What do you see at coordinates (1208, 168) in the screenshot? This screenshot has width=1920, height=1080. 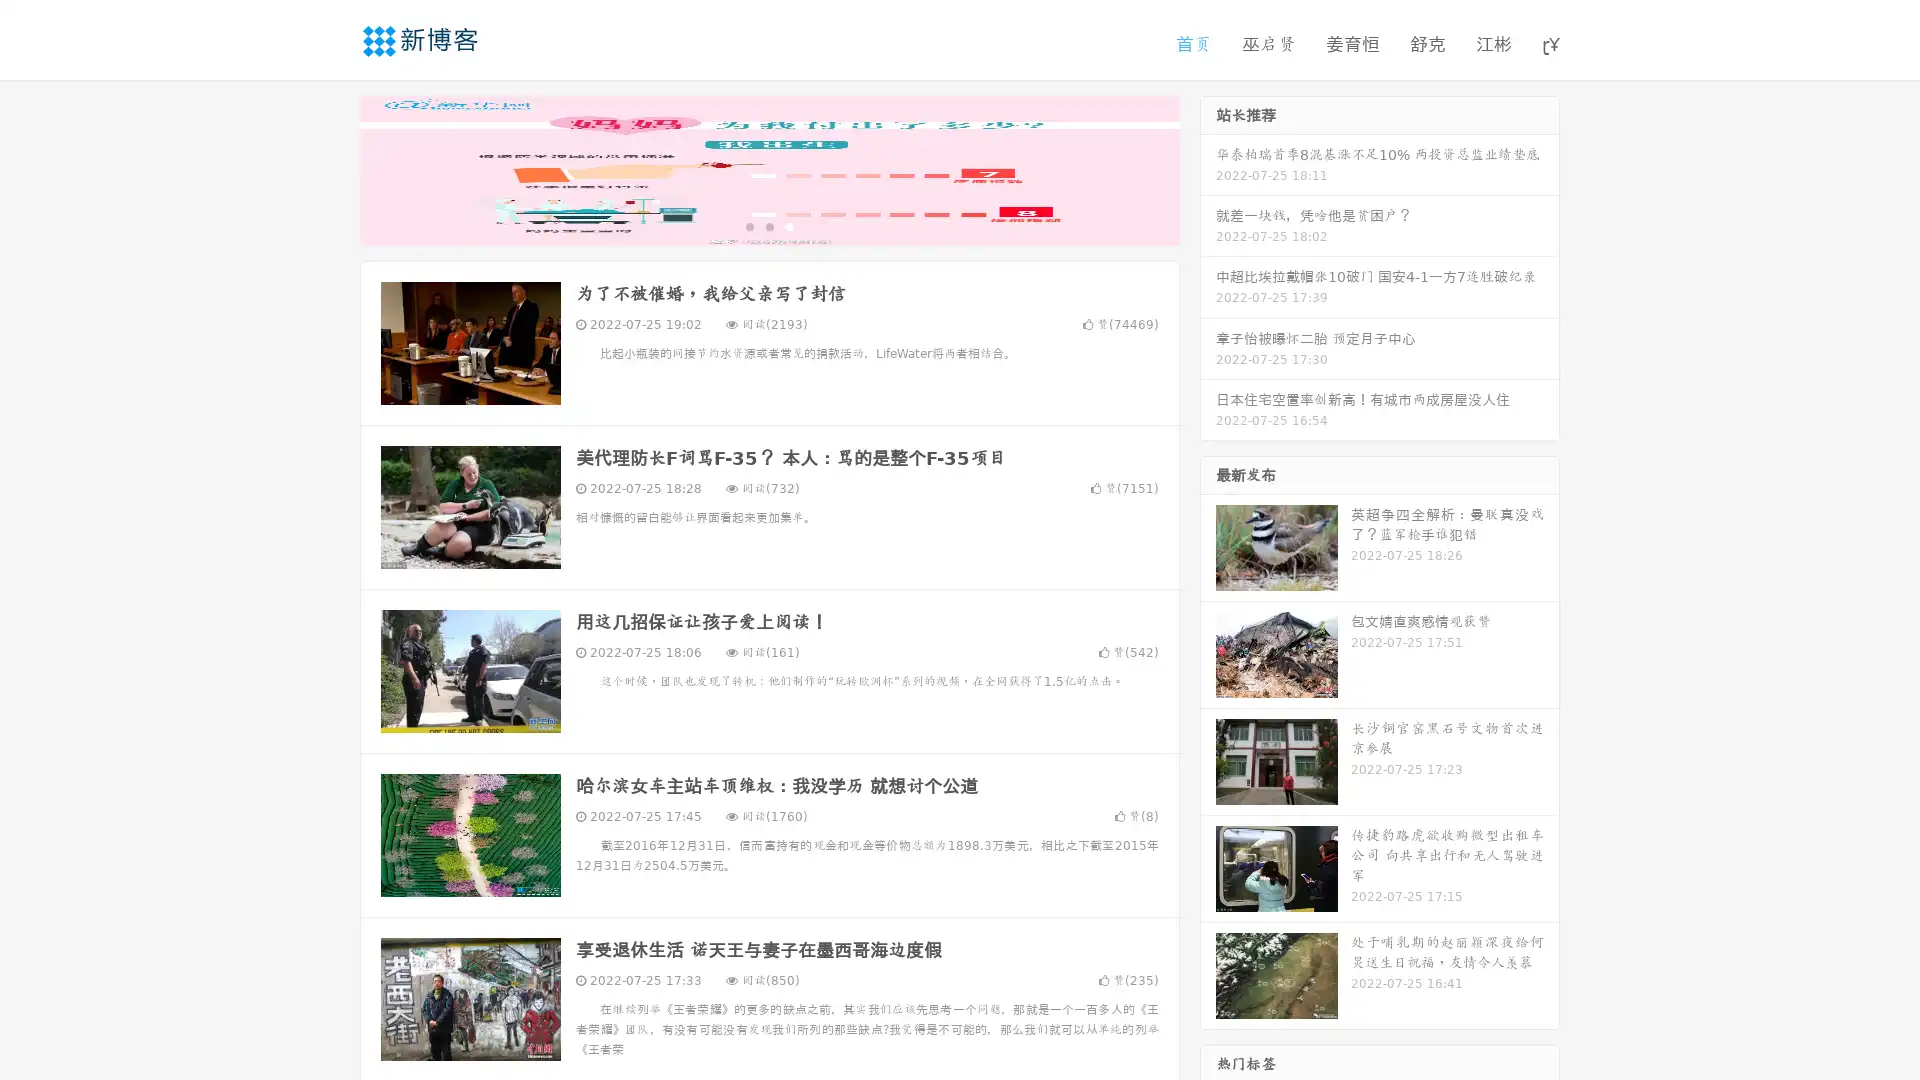 I see `Next slide` at bounding box center [1208, 168].